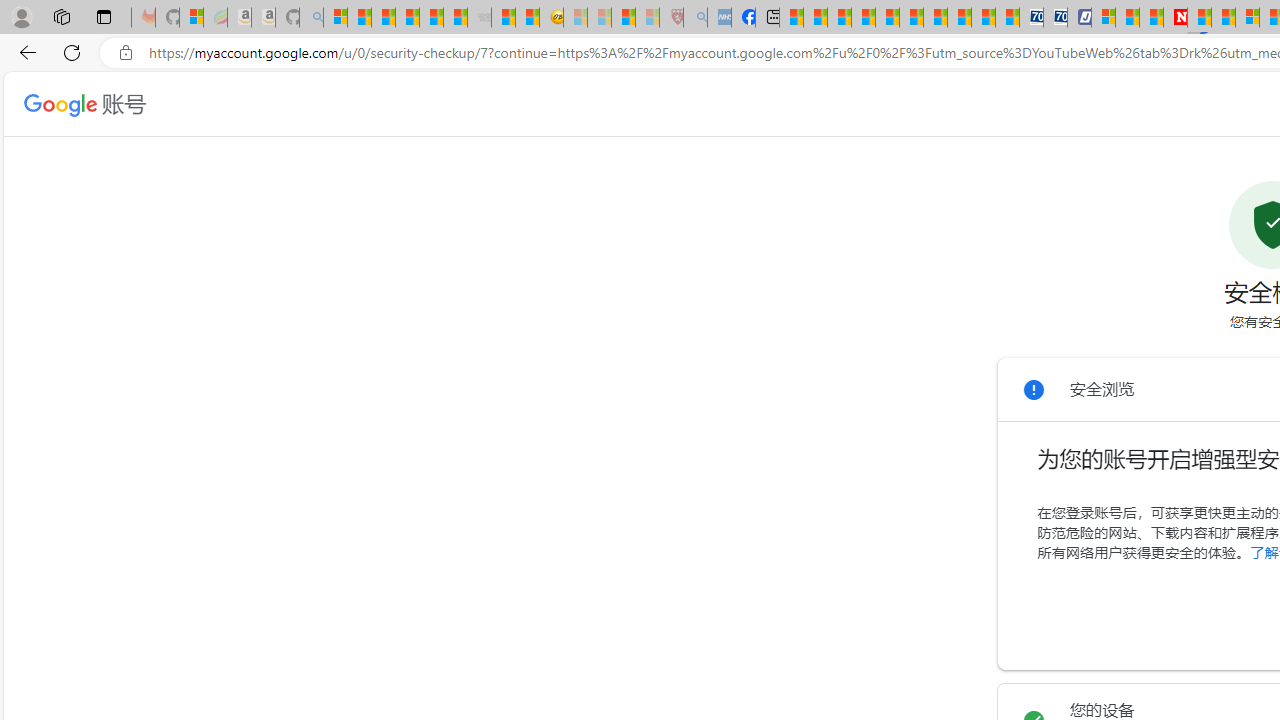 This screenshot has width=1280, height=720. Describe the element at coordinates (384, 17) in the screenshot. I see `'The Weather Channel - MSN'` at that location.